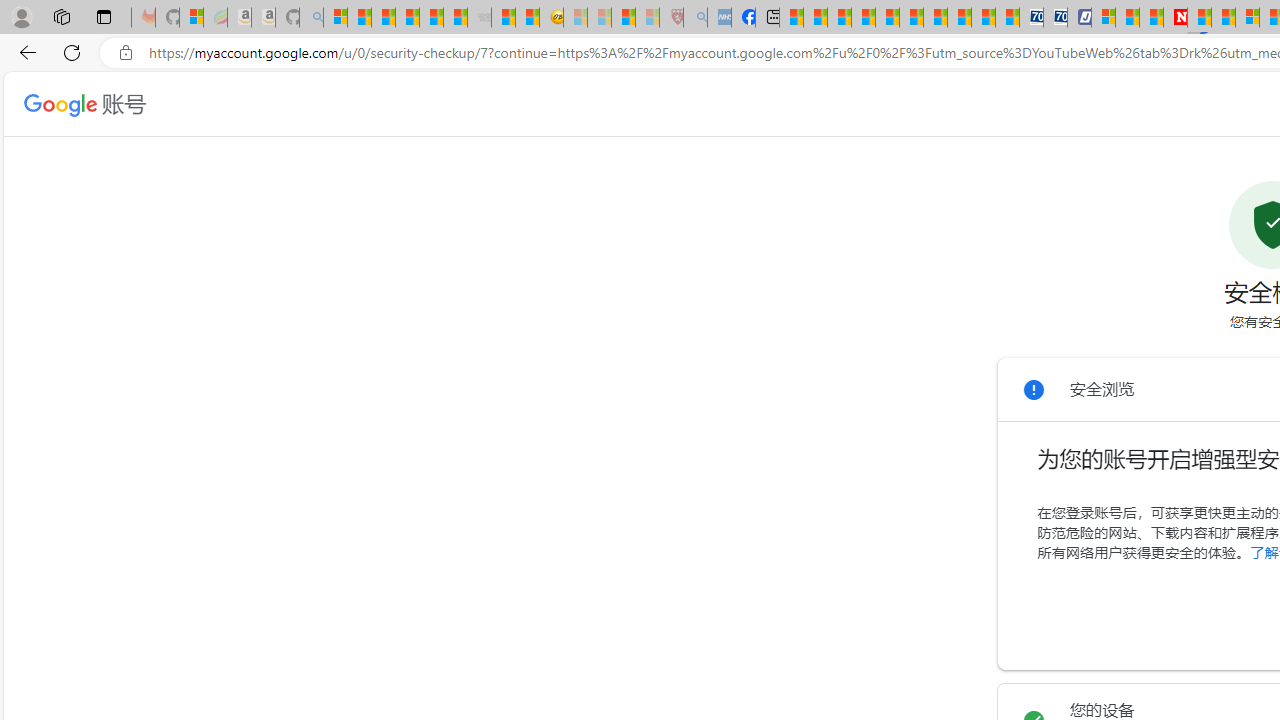 This screenshot has width=1280, height=720. Describe the element at coordinates (384, 17) in the screenshot. I see `'The Weather Channel - MSN'` at that location.